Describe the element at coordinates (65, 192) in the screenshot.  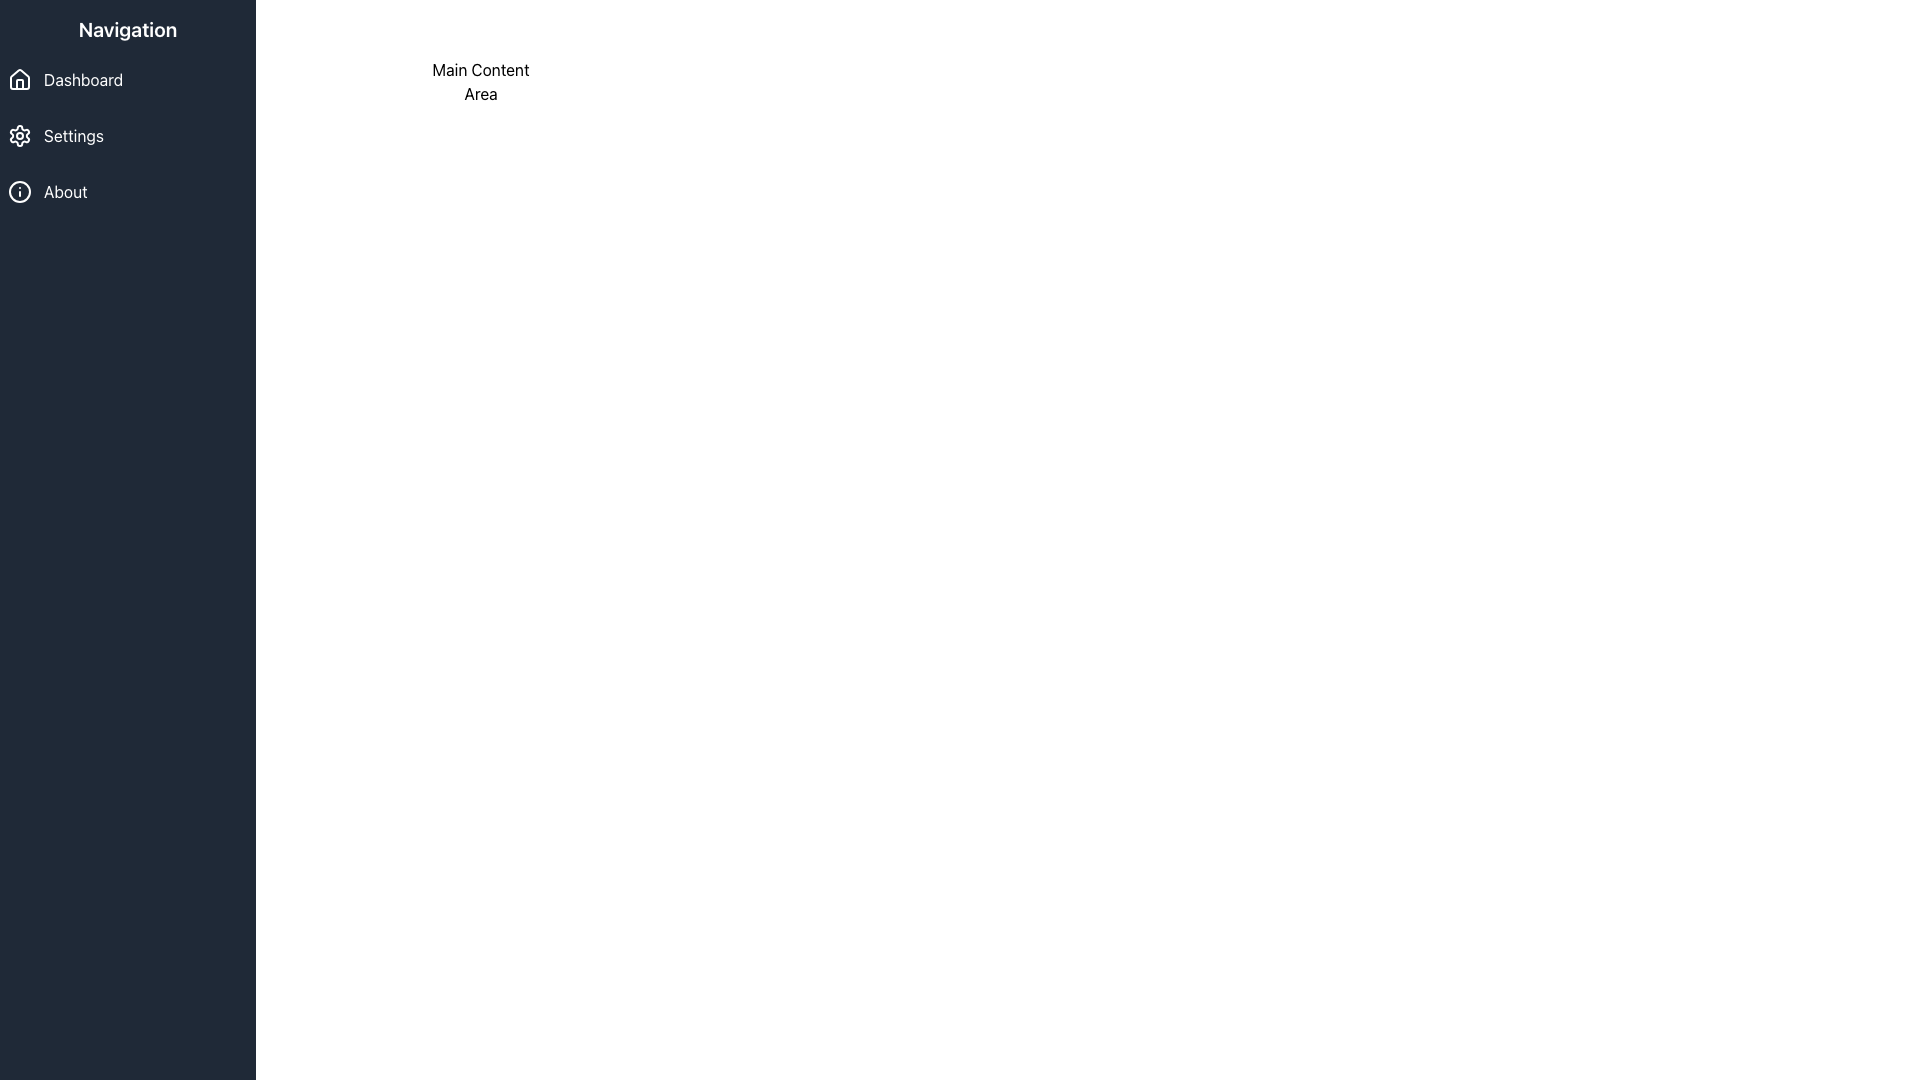
I see `the 'About' text label in the sidebar navigation menu` at that location.